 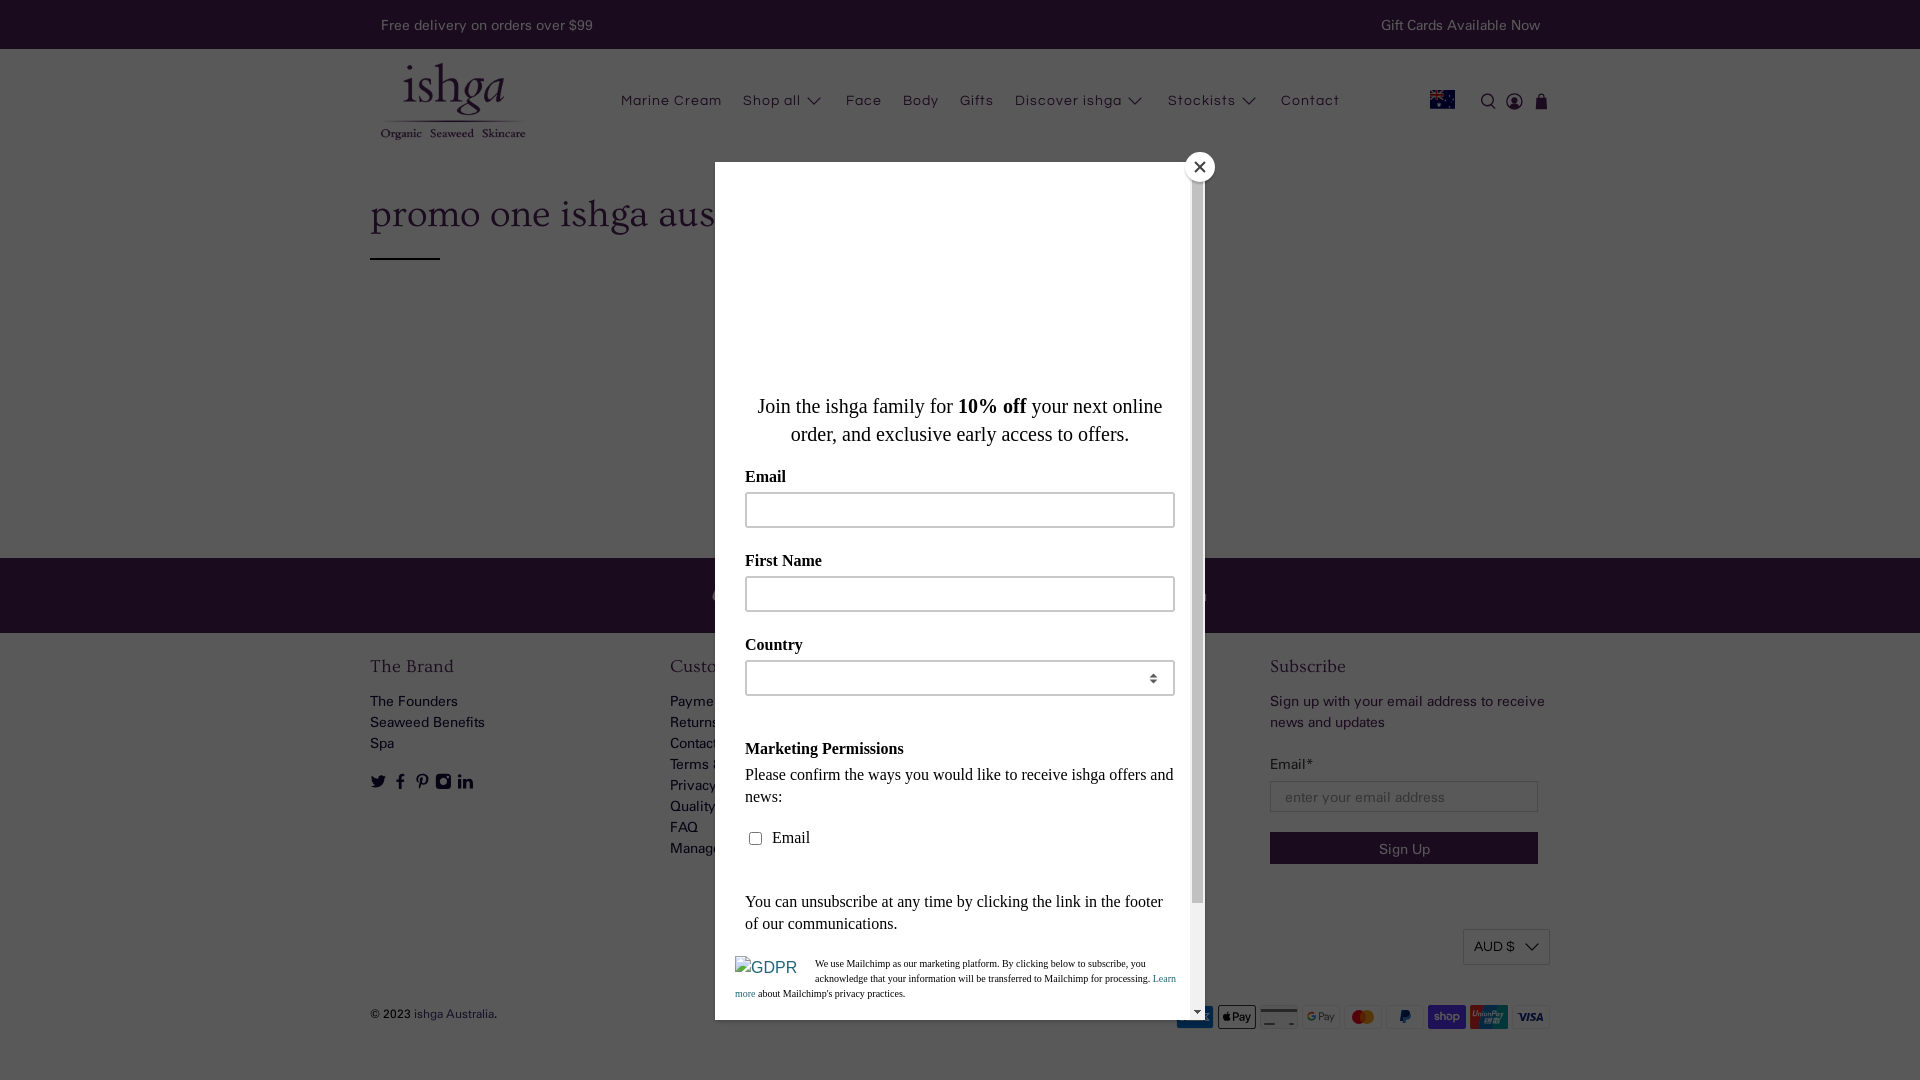 I want to click on 'Privacy Policy', so click(x=715, y=783).